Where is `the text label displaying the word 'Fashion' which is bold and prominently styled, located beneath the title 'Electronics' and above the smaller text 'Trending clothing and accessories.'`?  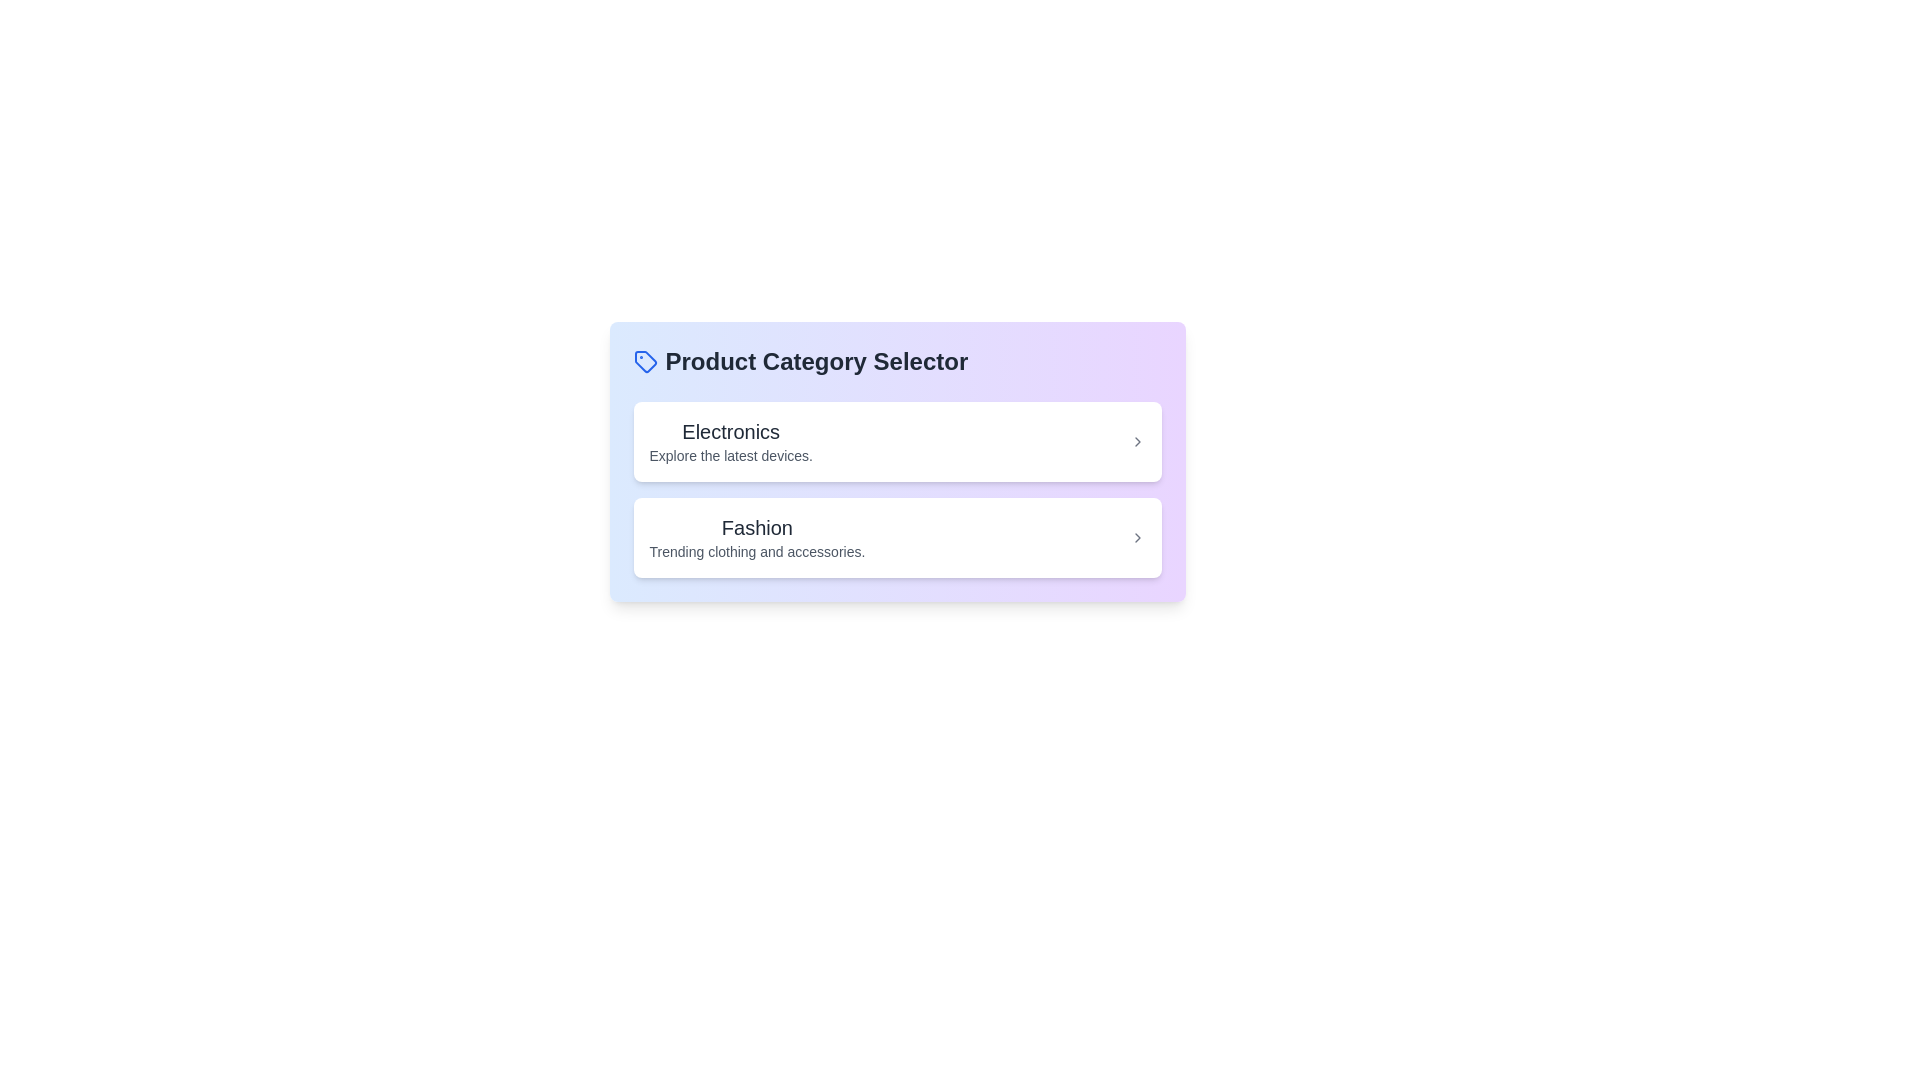 the text label displaying the word 'Fashion' which is bold and prominently styled, located beneath the title 'Electronics' and above the smaller text 'Trending clothing and accessories.' is located at coordinates (756, 527).